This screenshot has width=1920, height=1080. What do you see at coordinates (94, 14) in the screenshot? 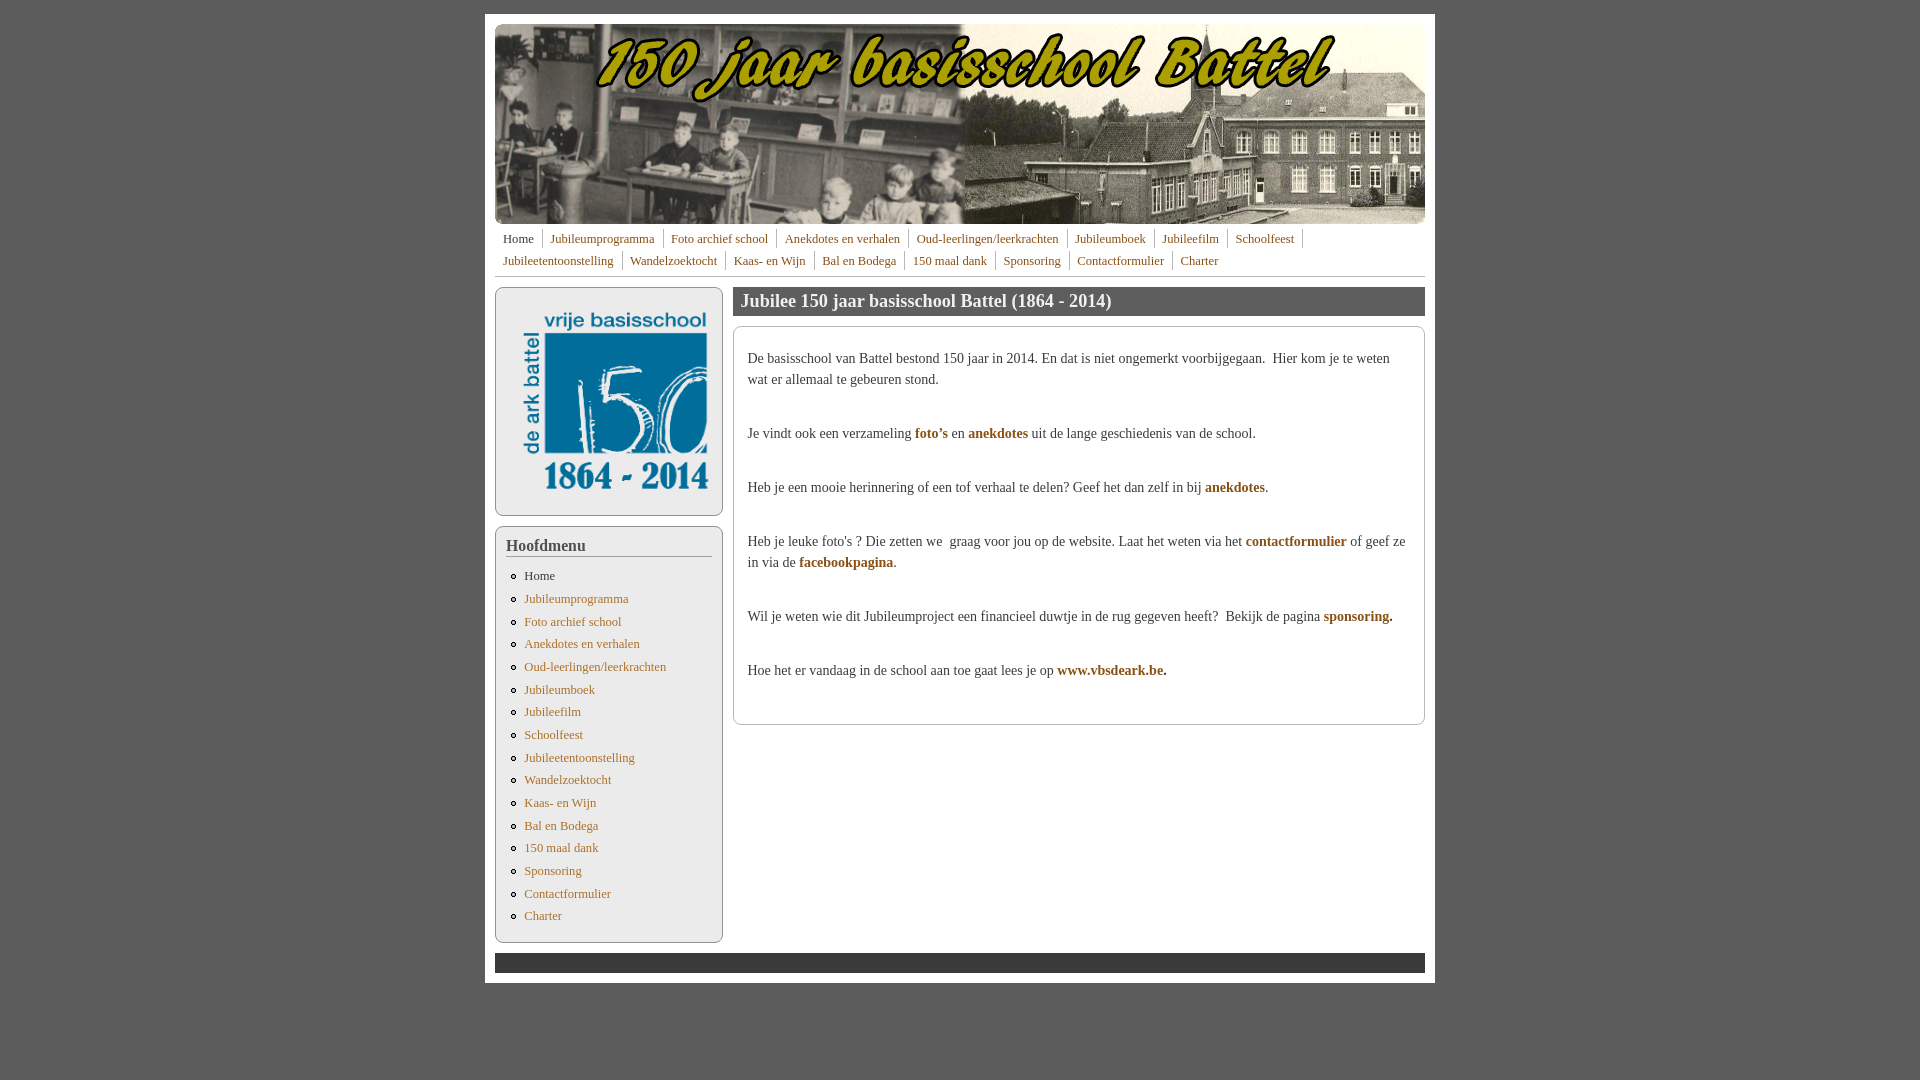
I see `'Overslaan en naar de inhoud gaan'` at bounding box center [94, 14].